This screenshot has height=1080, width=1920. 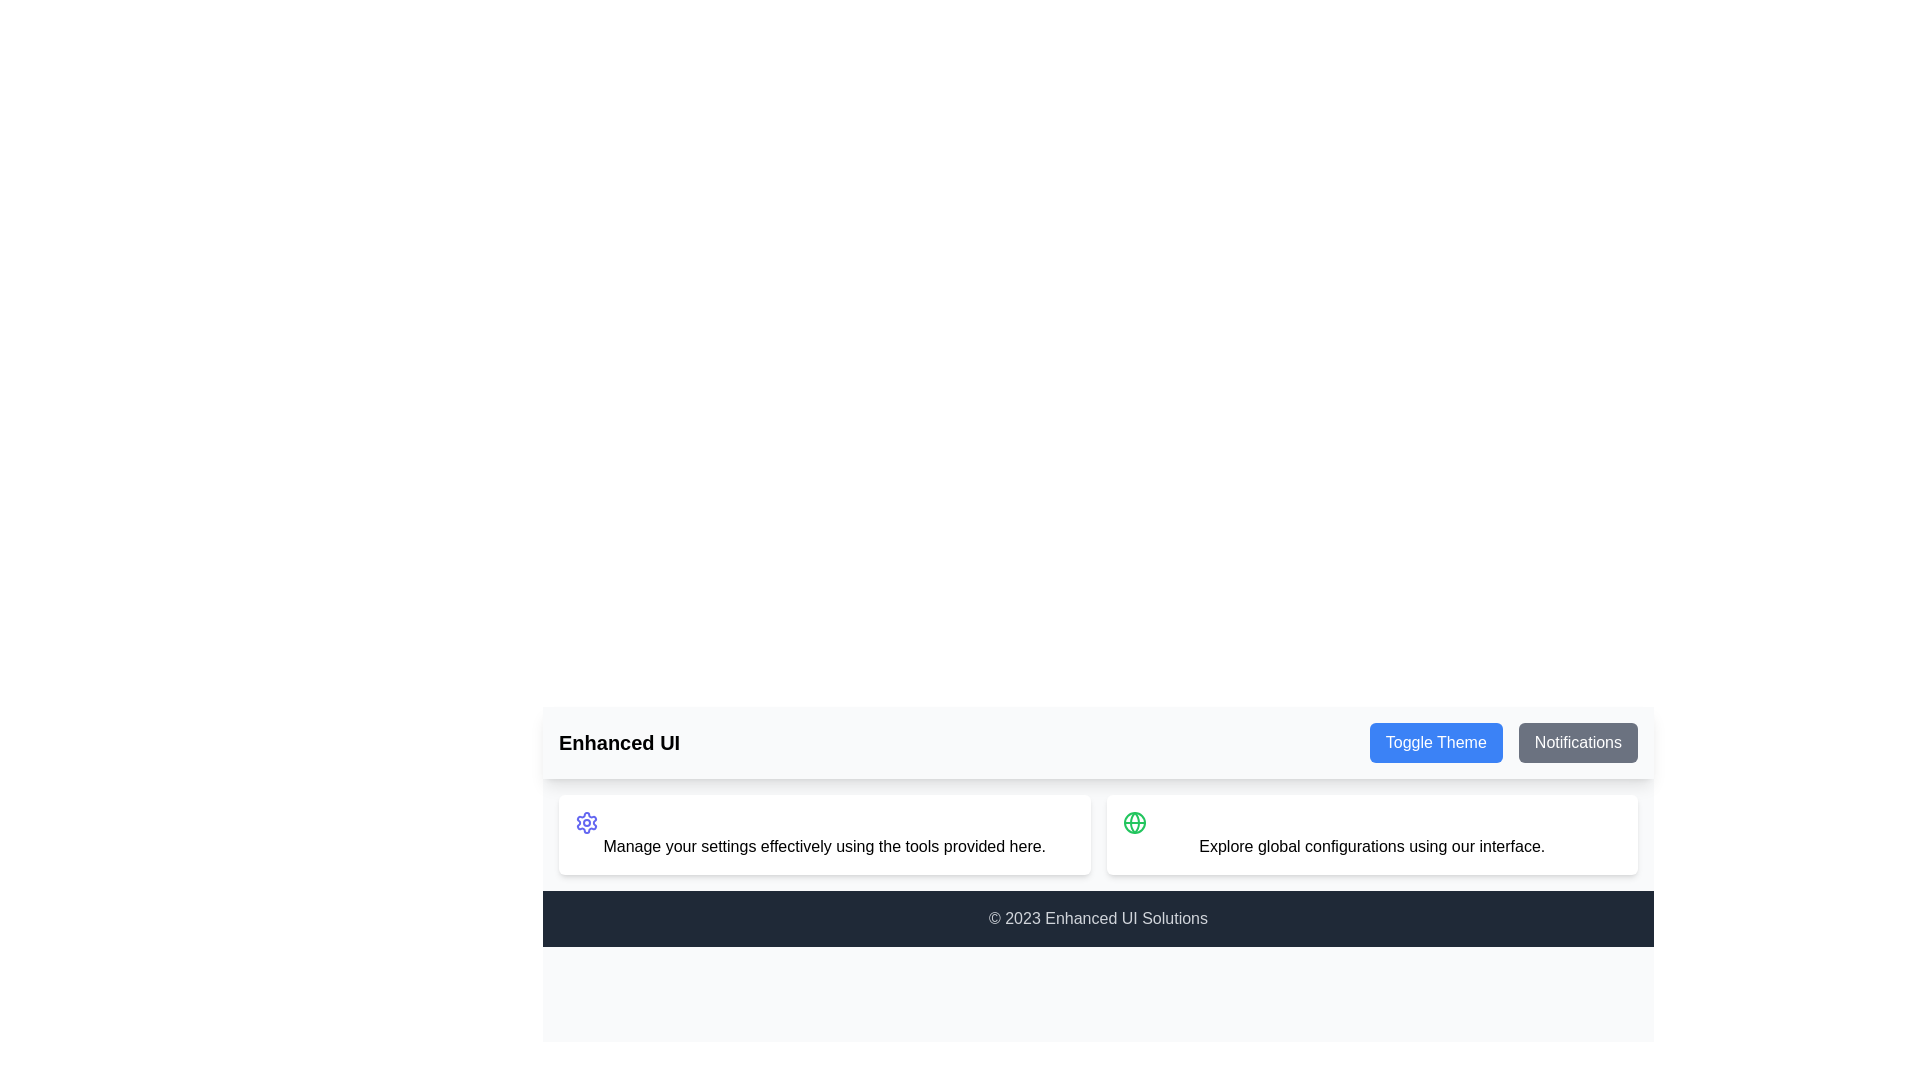 I want to click on the indigo gear-like settings icon located to the left of the descriptive text 'Manage your settings effectively using the tools provided here.', so click(x=585, y=822).